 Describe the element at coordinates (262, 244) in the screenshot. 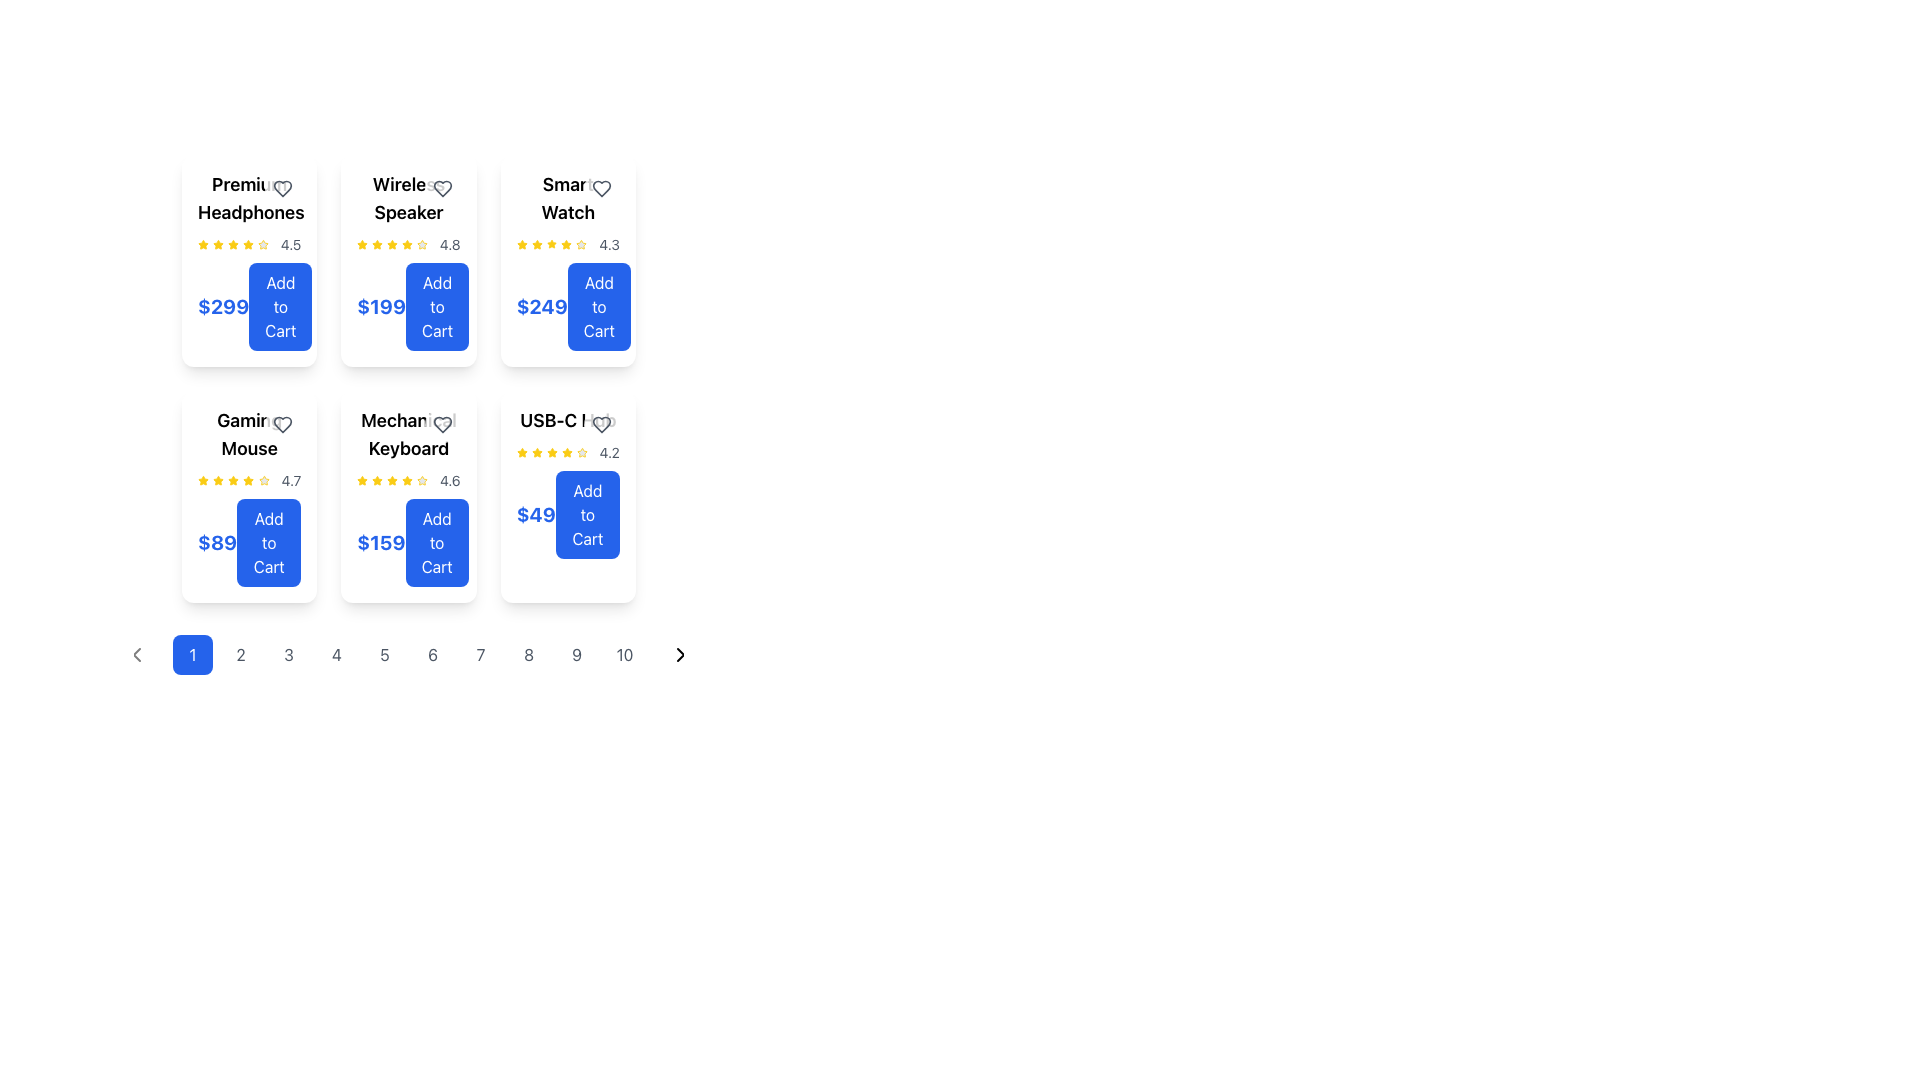

I see `the five-pointed star icon with a light gray fill and yellow border lines located in the rating section below the product title 'Premium Headphones' in the first product card of the grid layout` at that location.